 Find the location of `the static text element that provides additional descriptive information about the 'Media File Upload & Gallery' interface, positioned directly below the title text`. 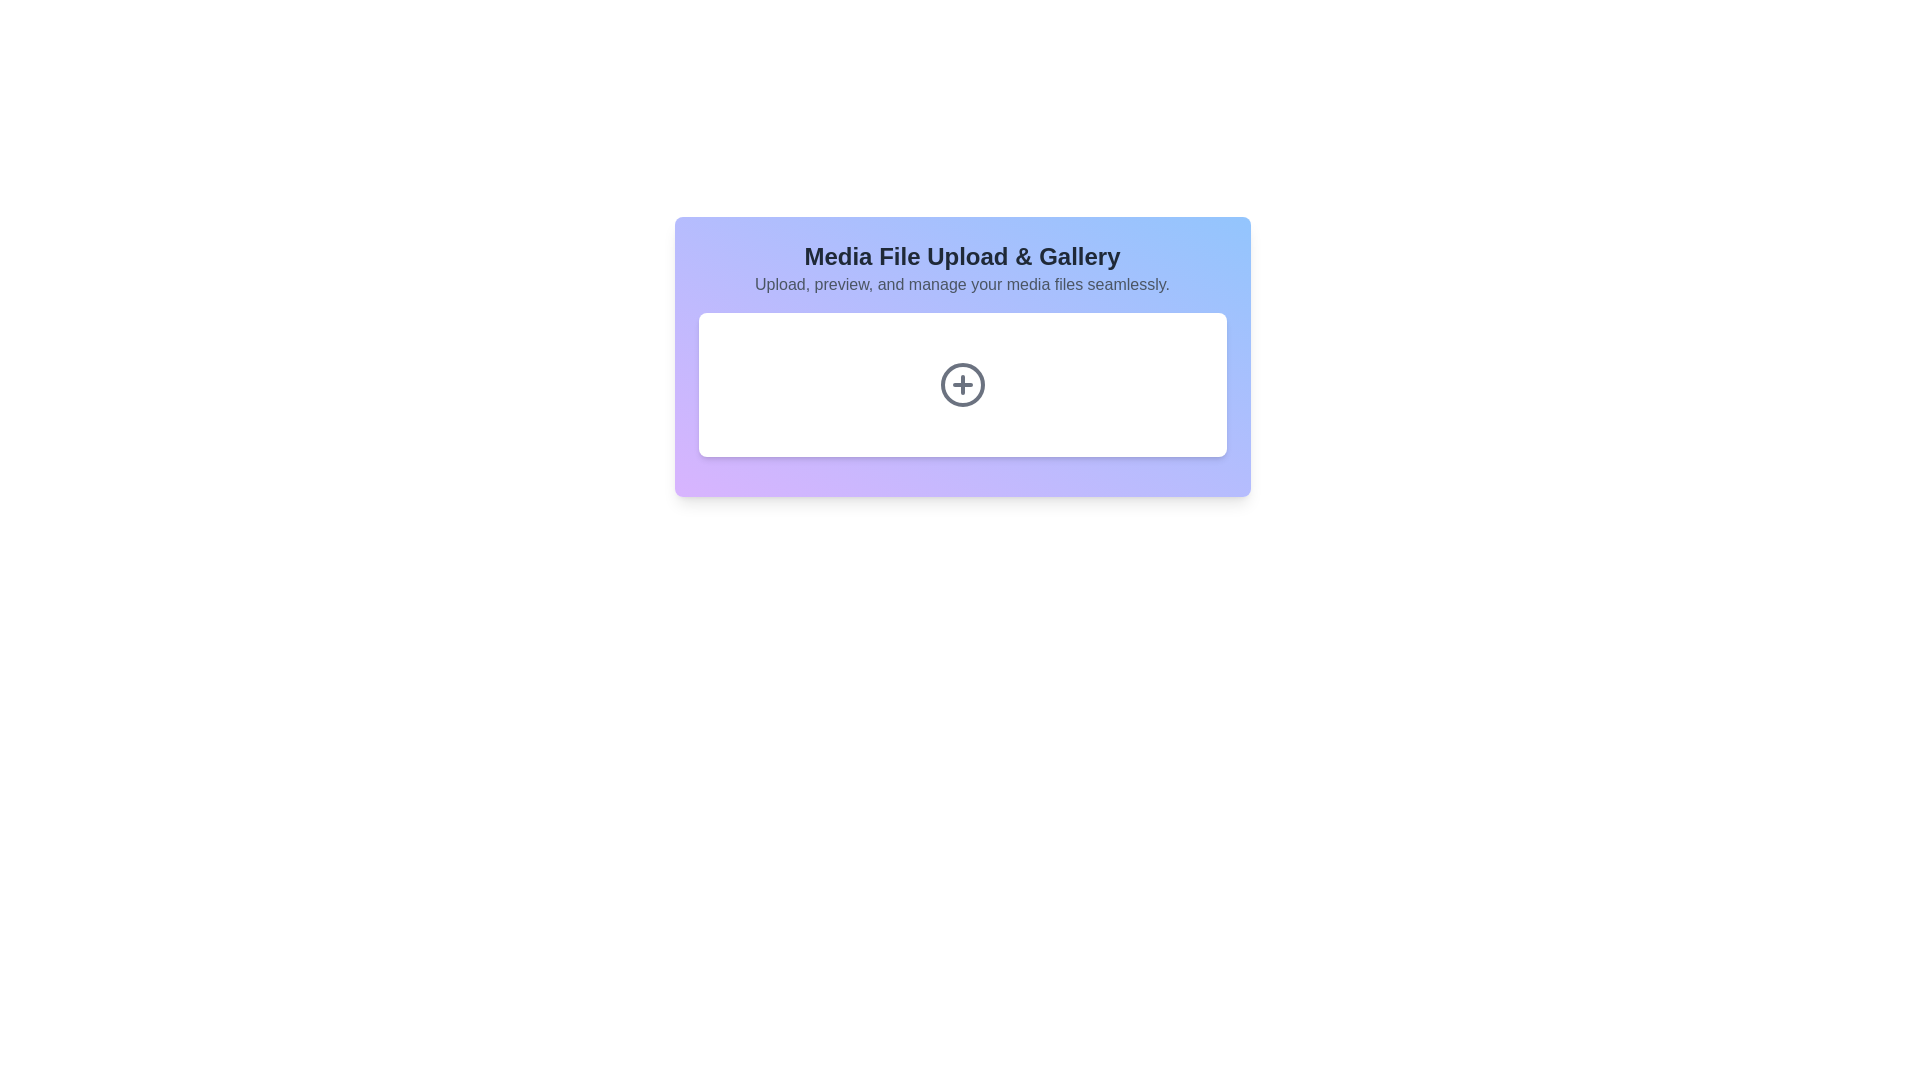

the static text element that provides additional descriptive information about the 'Media File Upload & Gallery' interface, positioned directly below the title text is located at coordinates (962, 285).